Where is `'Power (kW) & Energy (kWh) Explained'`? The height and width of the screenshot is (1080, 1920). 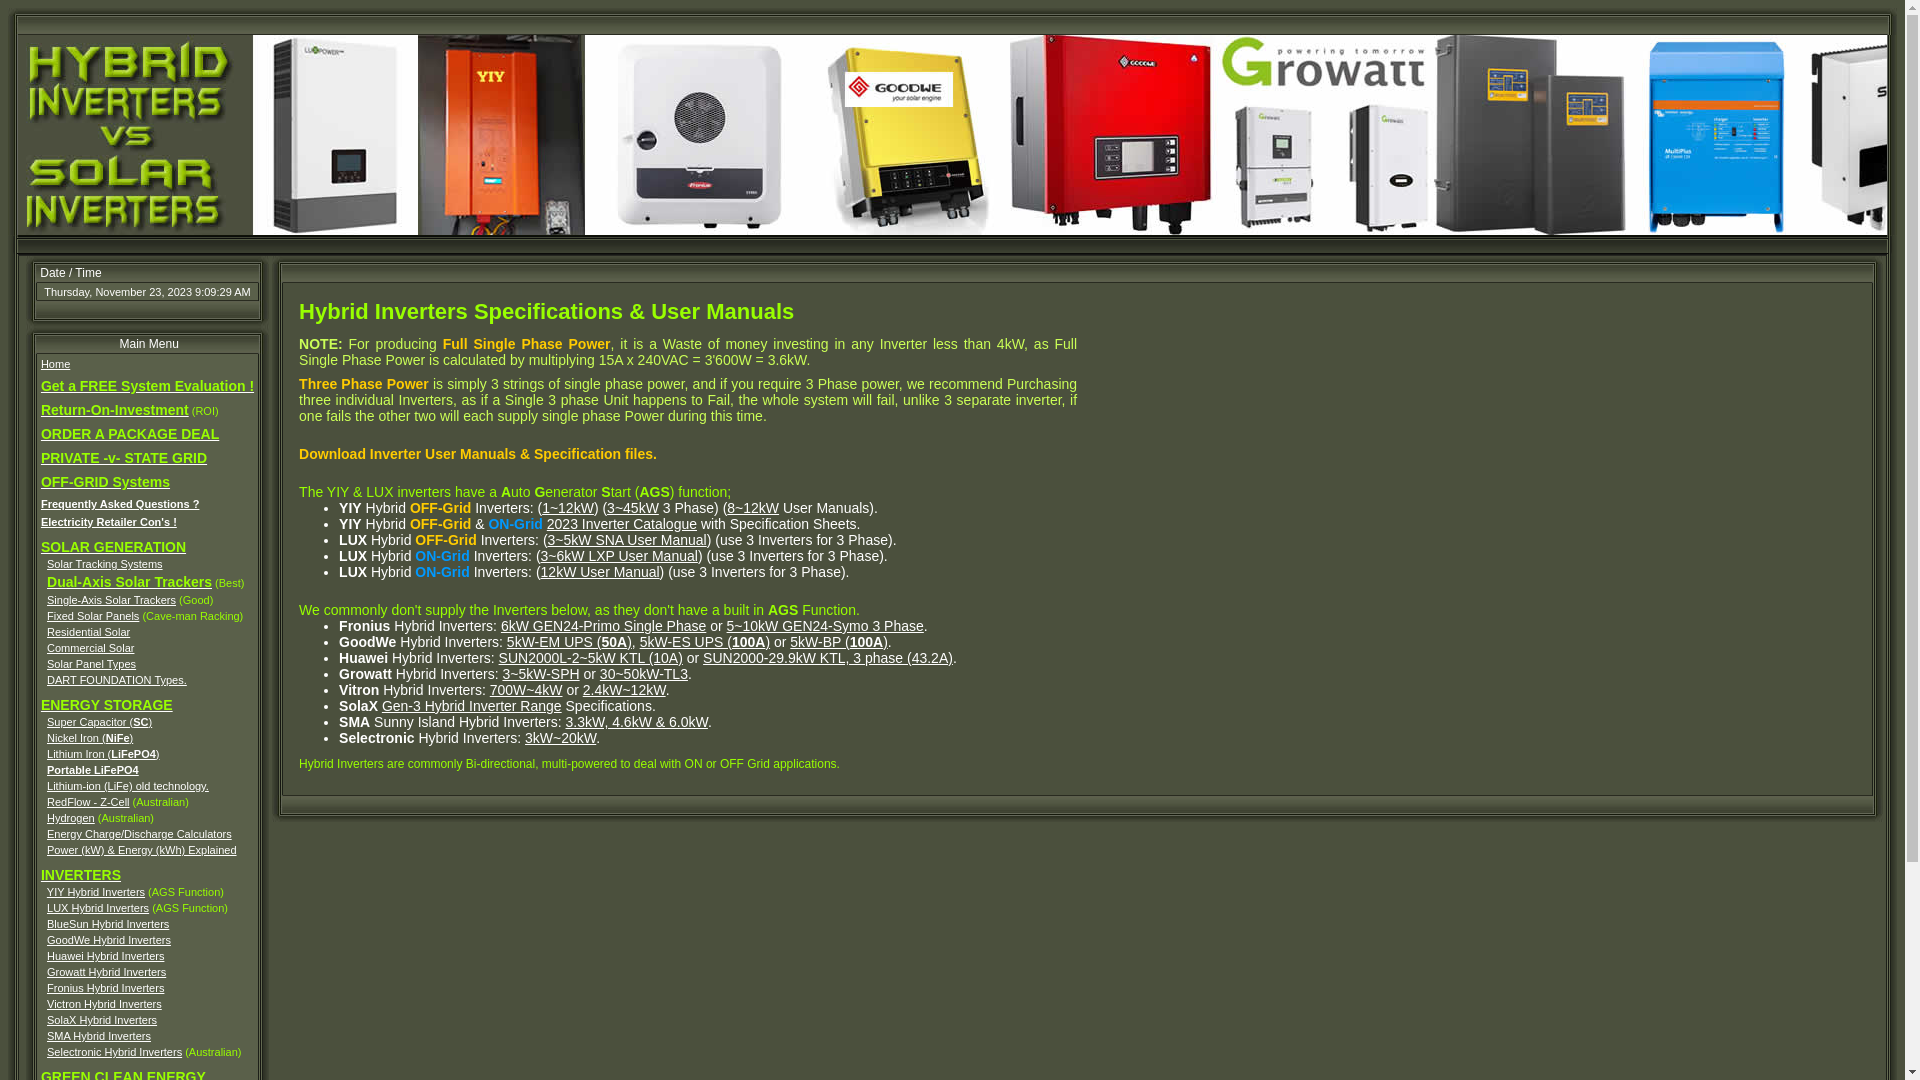
'Power (kW) & Energy (kWh) Explained' is located at coordinates (141, 849).